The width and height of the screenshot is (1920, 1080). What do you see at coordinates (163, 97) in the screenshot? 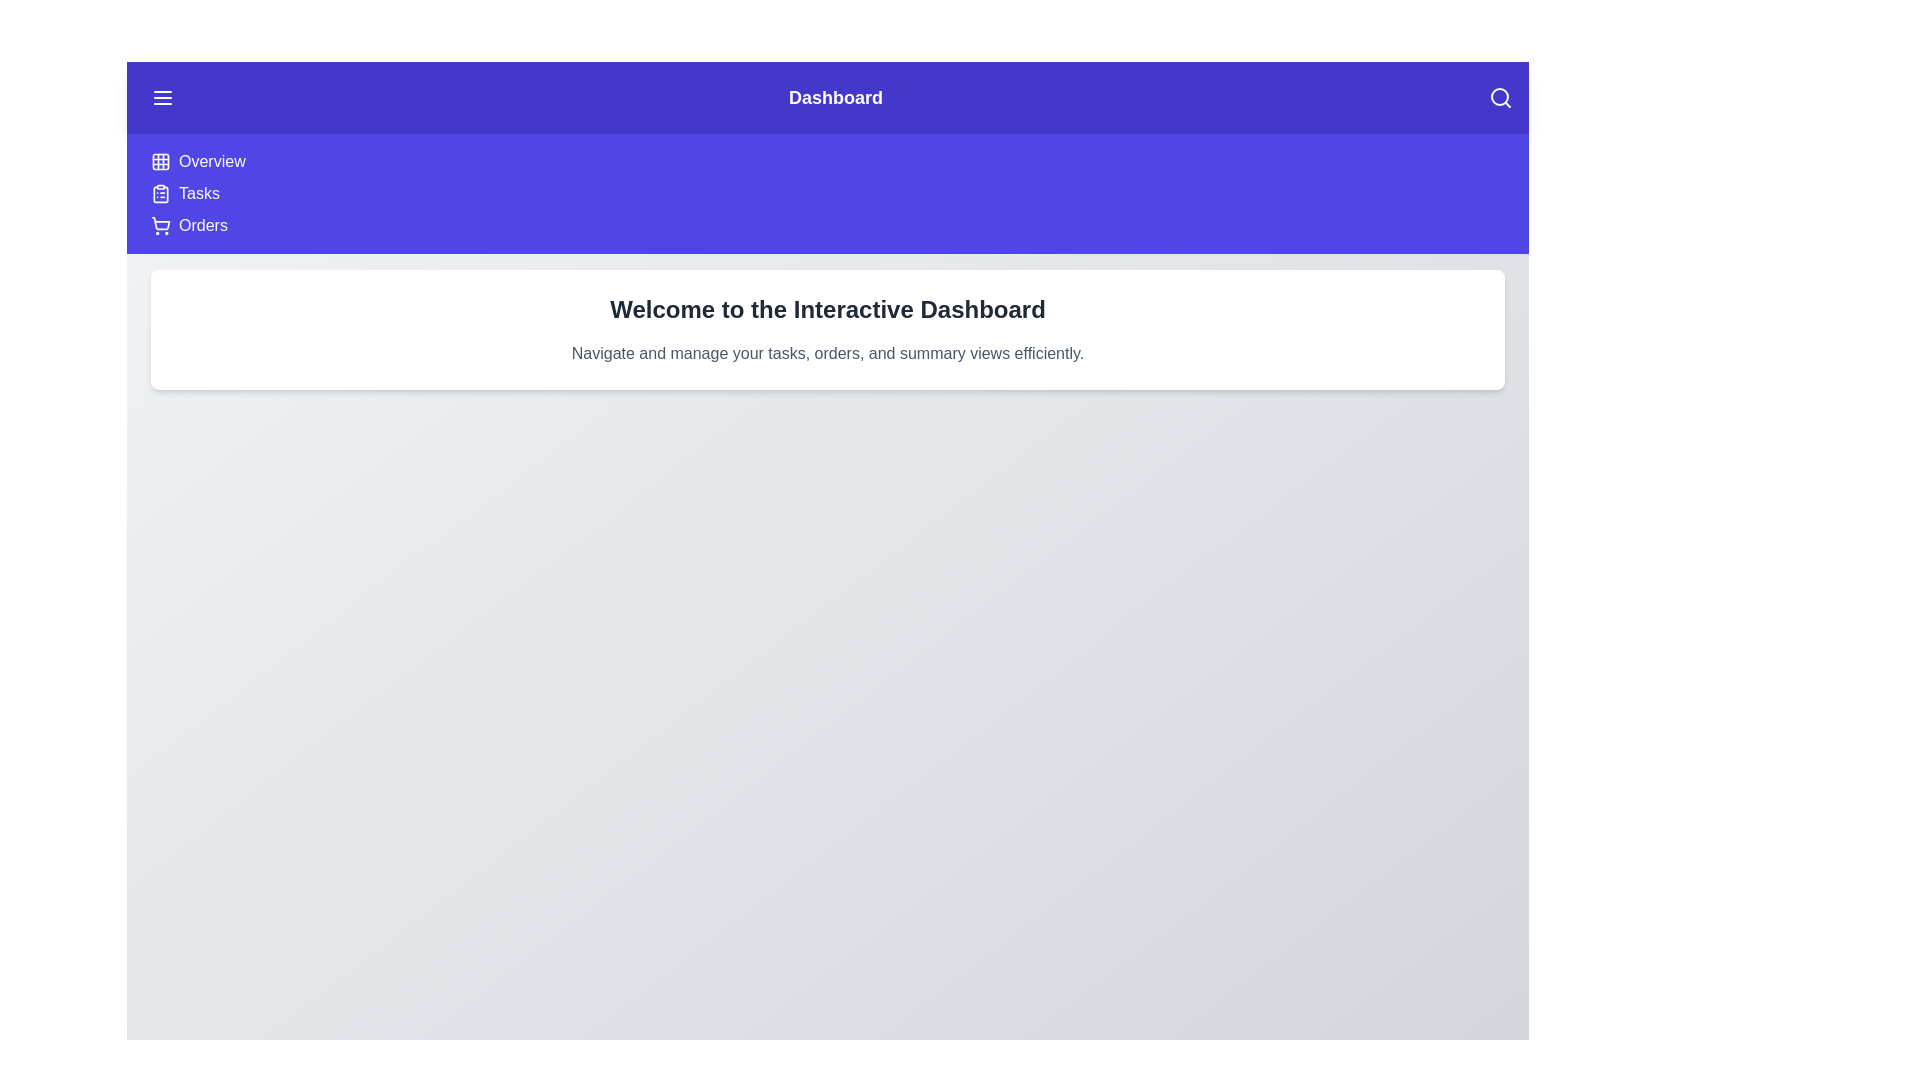
I see `menu button in the top left corner of the app bar to toggle the sidebar visibility` at bounding box center [163, 97].